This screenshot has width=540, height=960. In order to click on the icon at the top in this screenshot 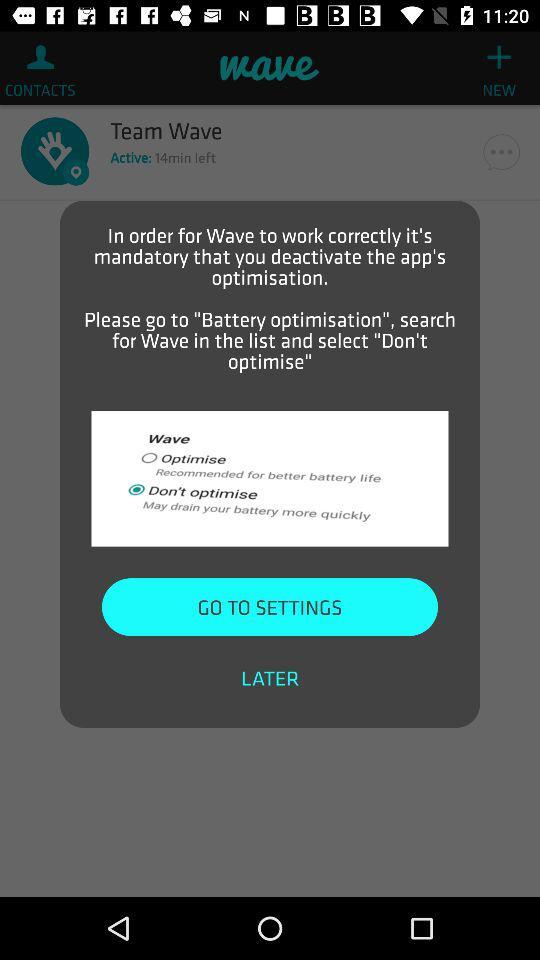, I will do `click(270, 296)`.